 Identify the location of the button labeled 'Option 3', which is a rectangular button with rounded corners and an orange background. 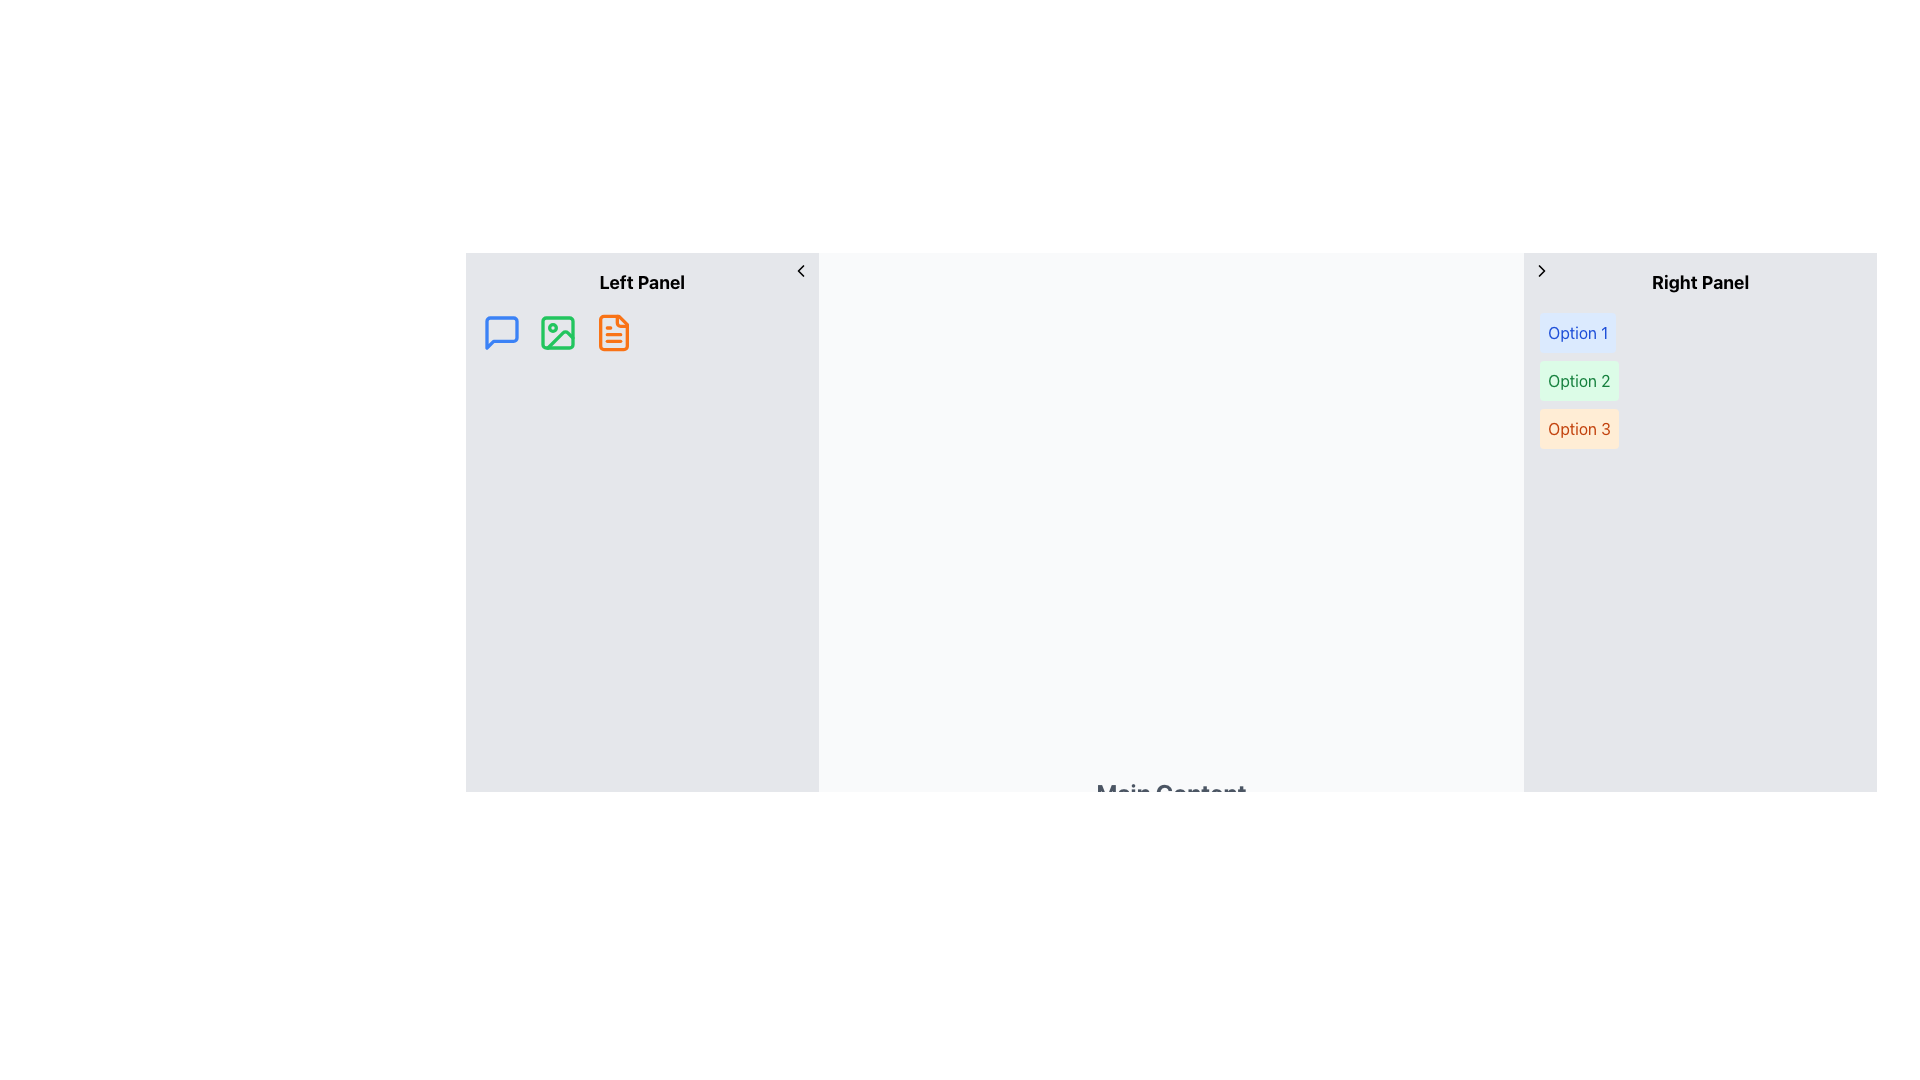
(1578, 427).